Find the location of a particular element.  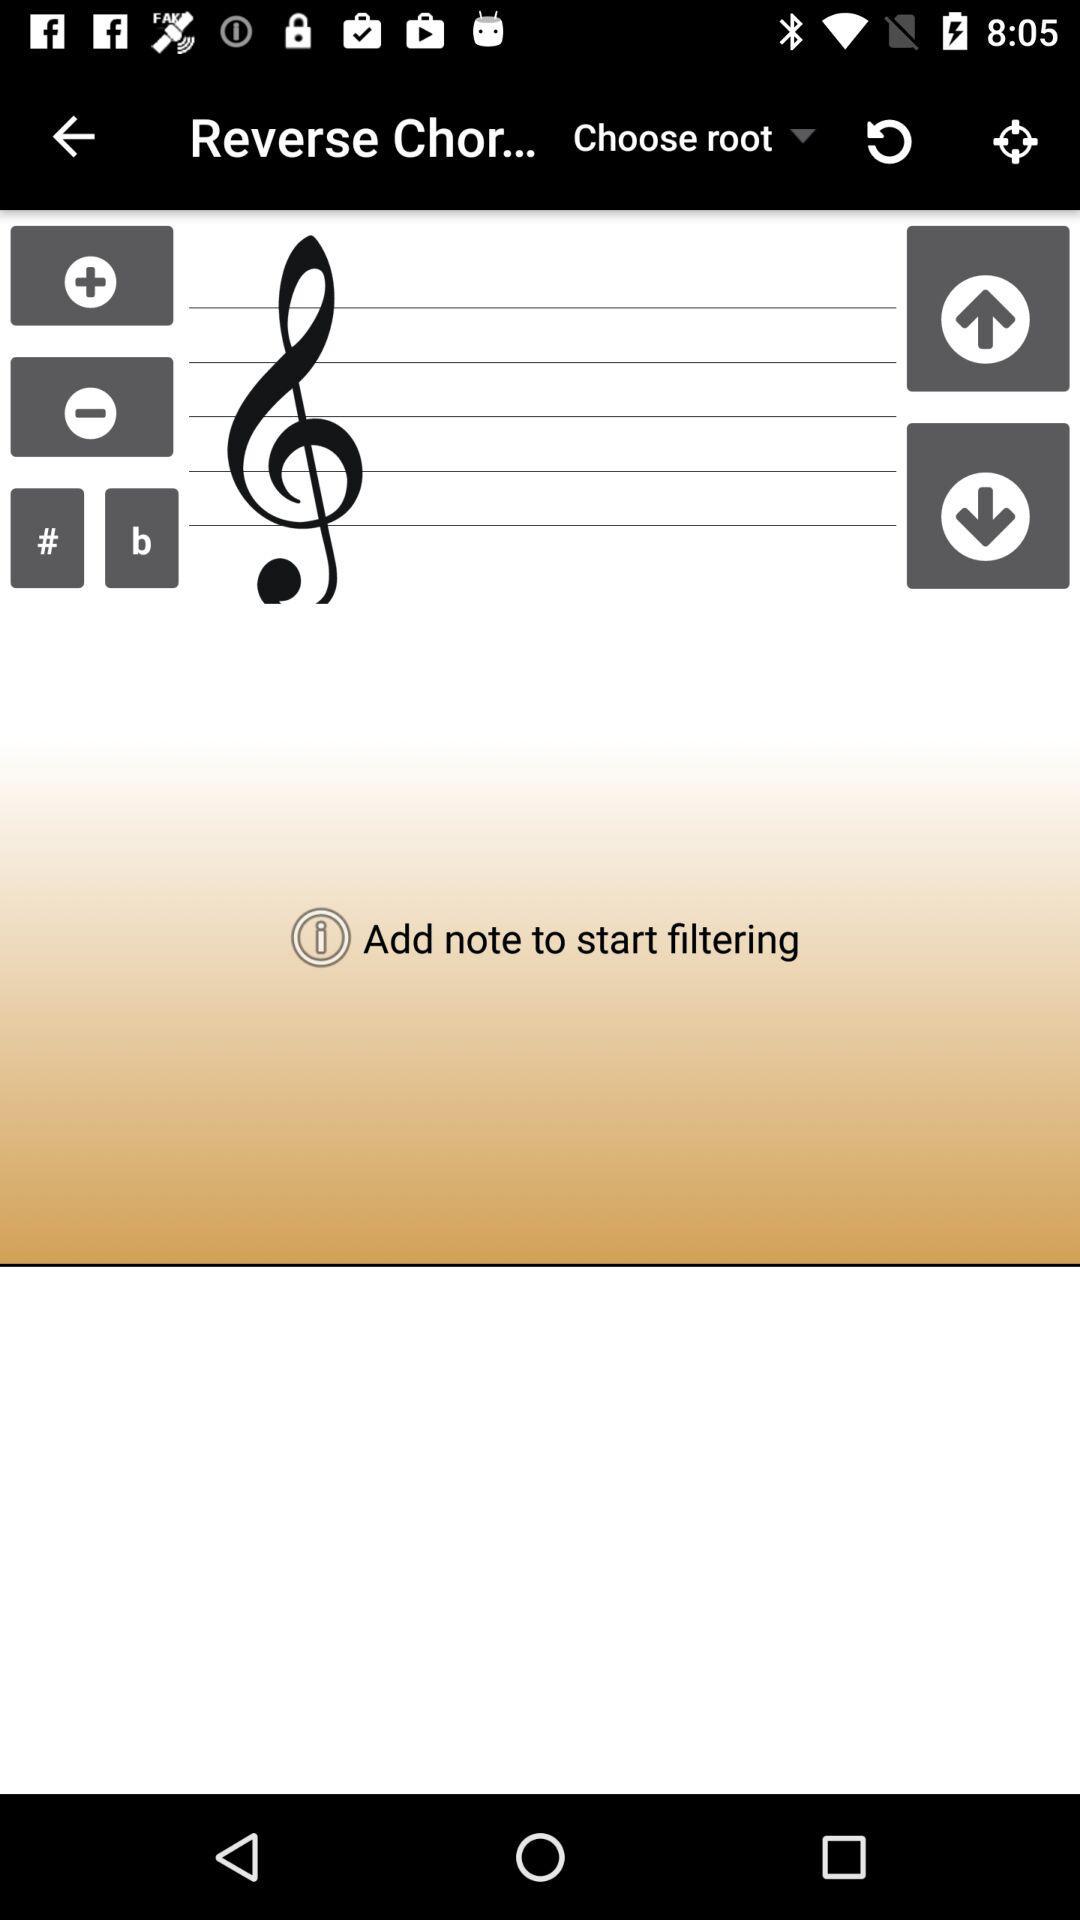

go down is located at coordinates (987, 505).